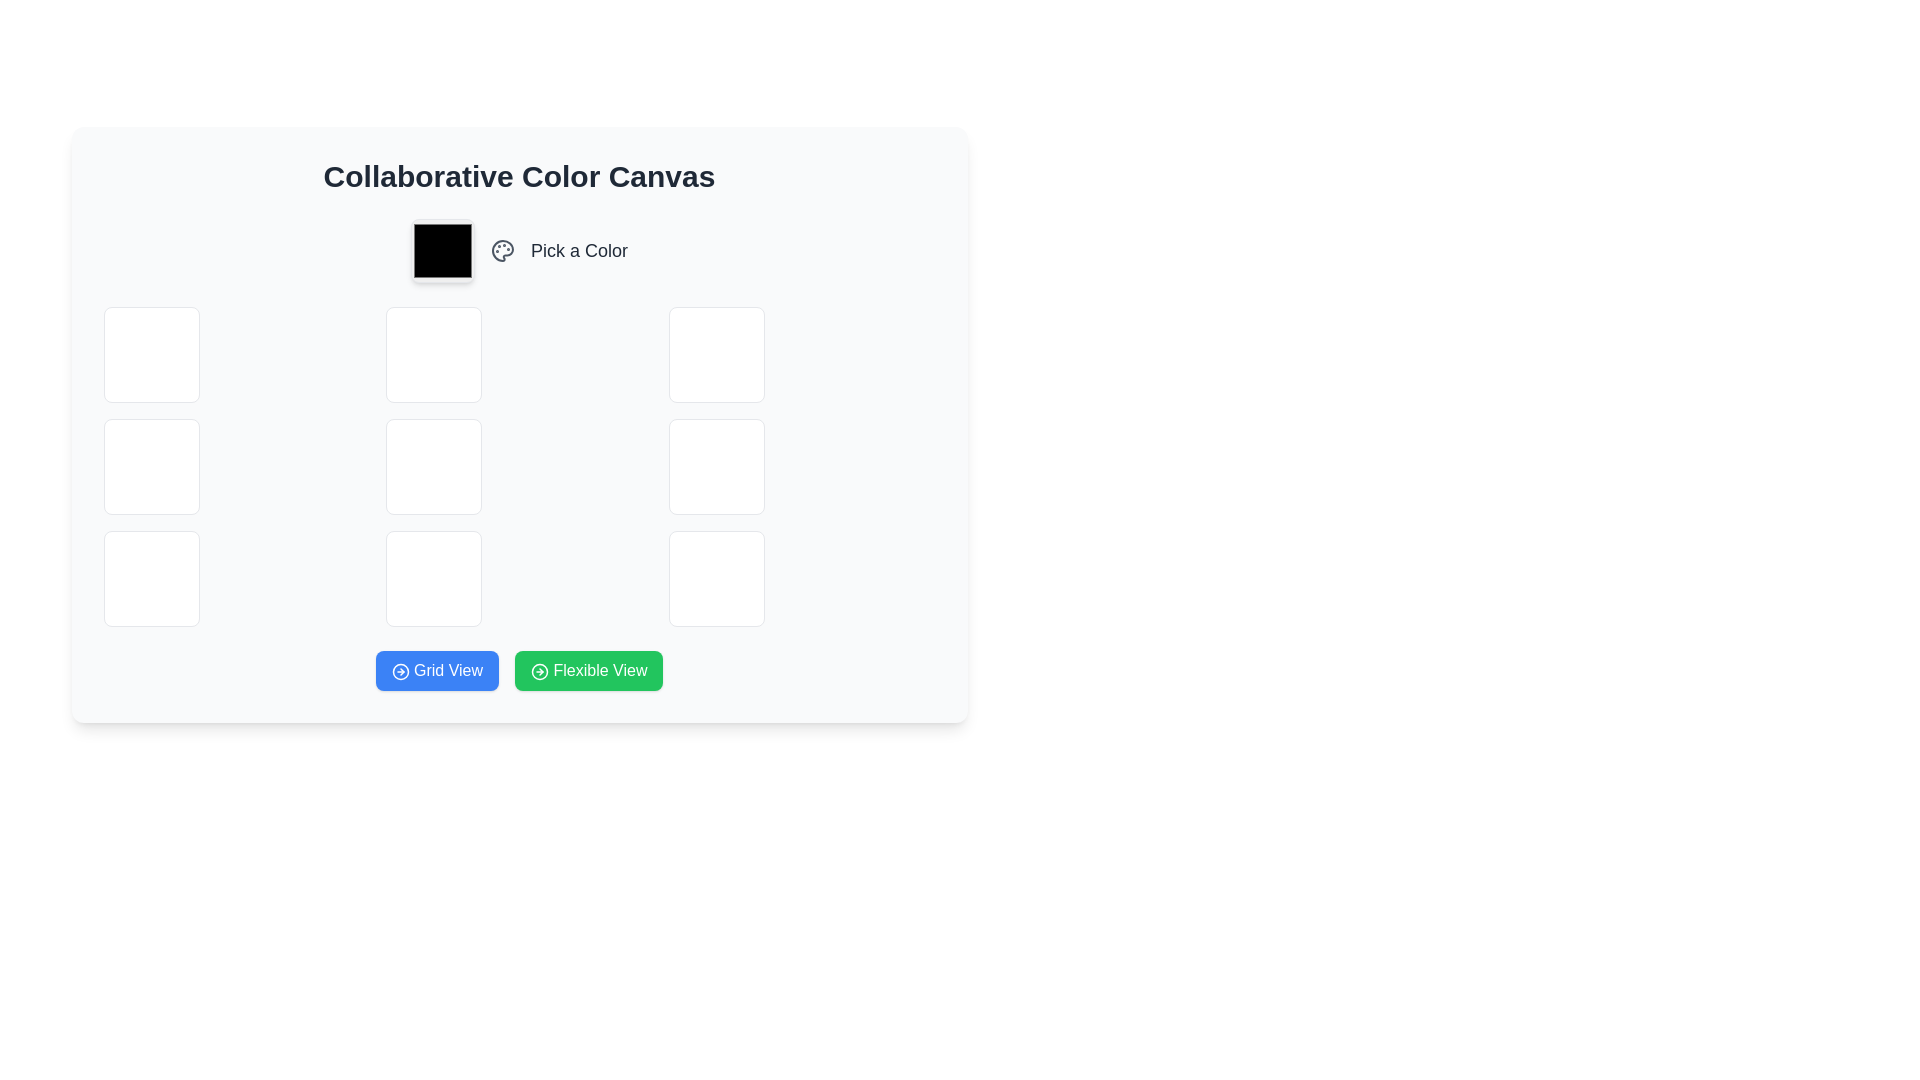 The height and width of the screenshot is (1080, 1920). I want to click on the Color picker button located in the 'Pick a Color' row, so click(441, 249).